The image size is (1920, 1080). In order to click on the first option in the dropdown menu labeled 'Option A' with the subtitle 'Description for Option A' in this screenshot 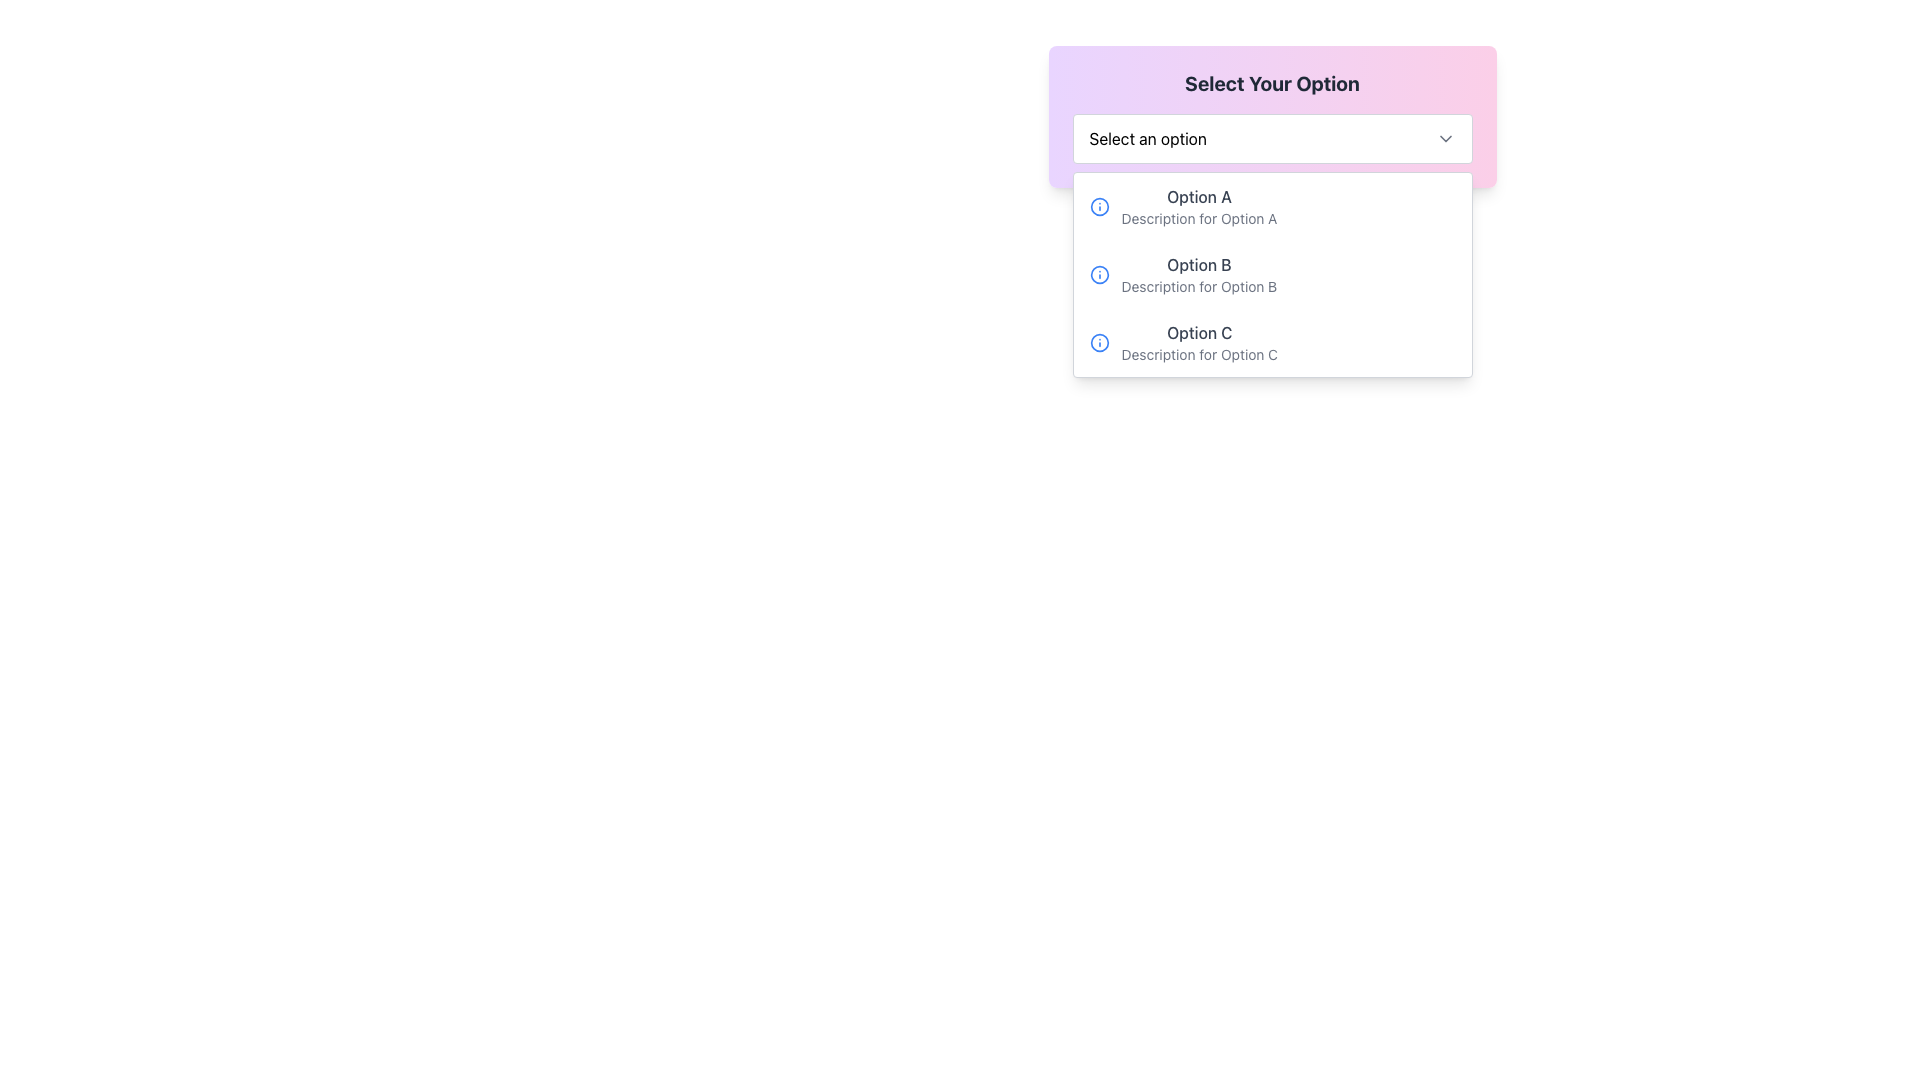, I will do `click(1199, 207)`.